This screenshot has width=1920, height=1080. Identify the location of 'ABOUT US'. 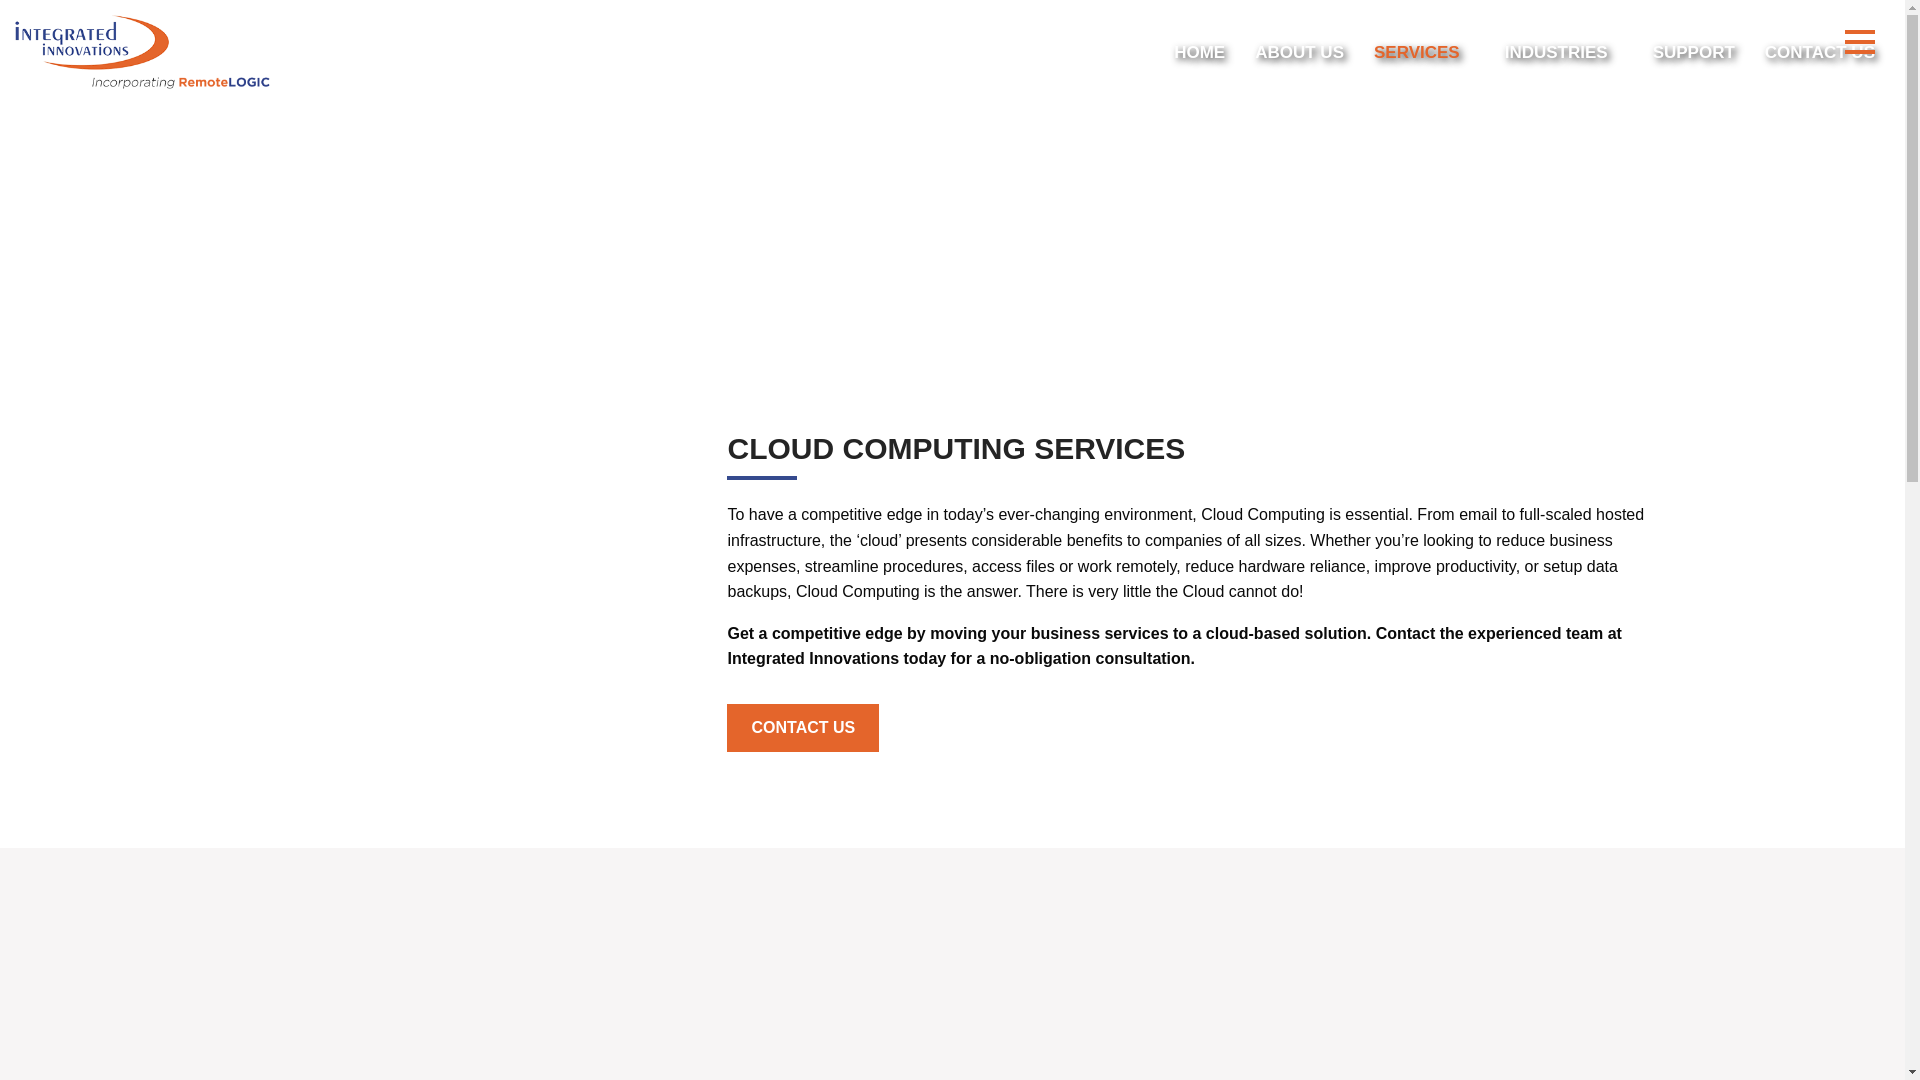
(1299, 50).